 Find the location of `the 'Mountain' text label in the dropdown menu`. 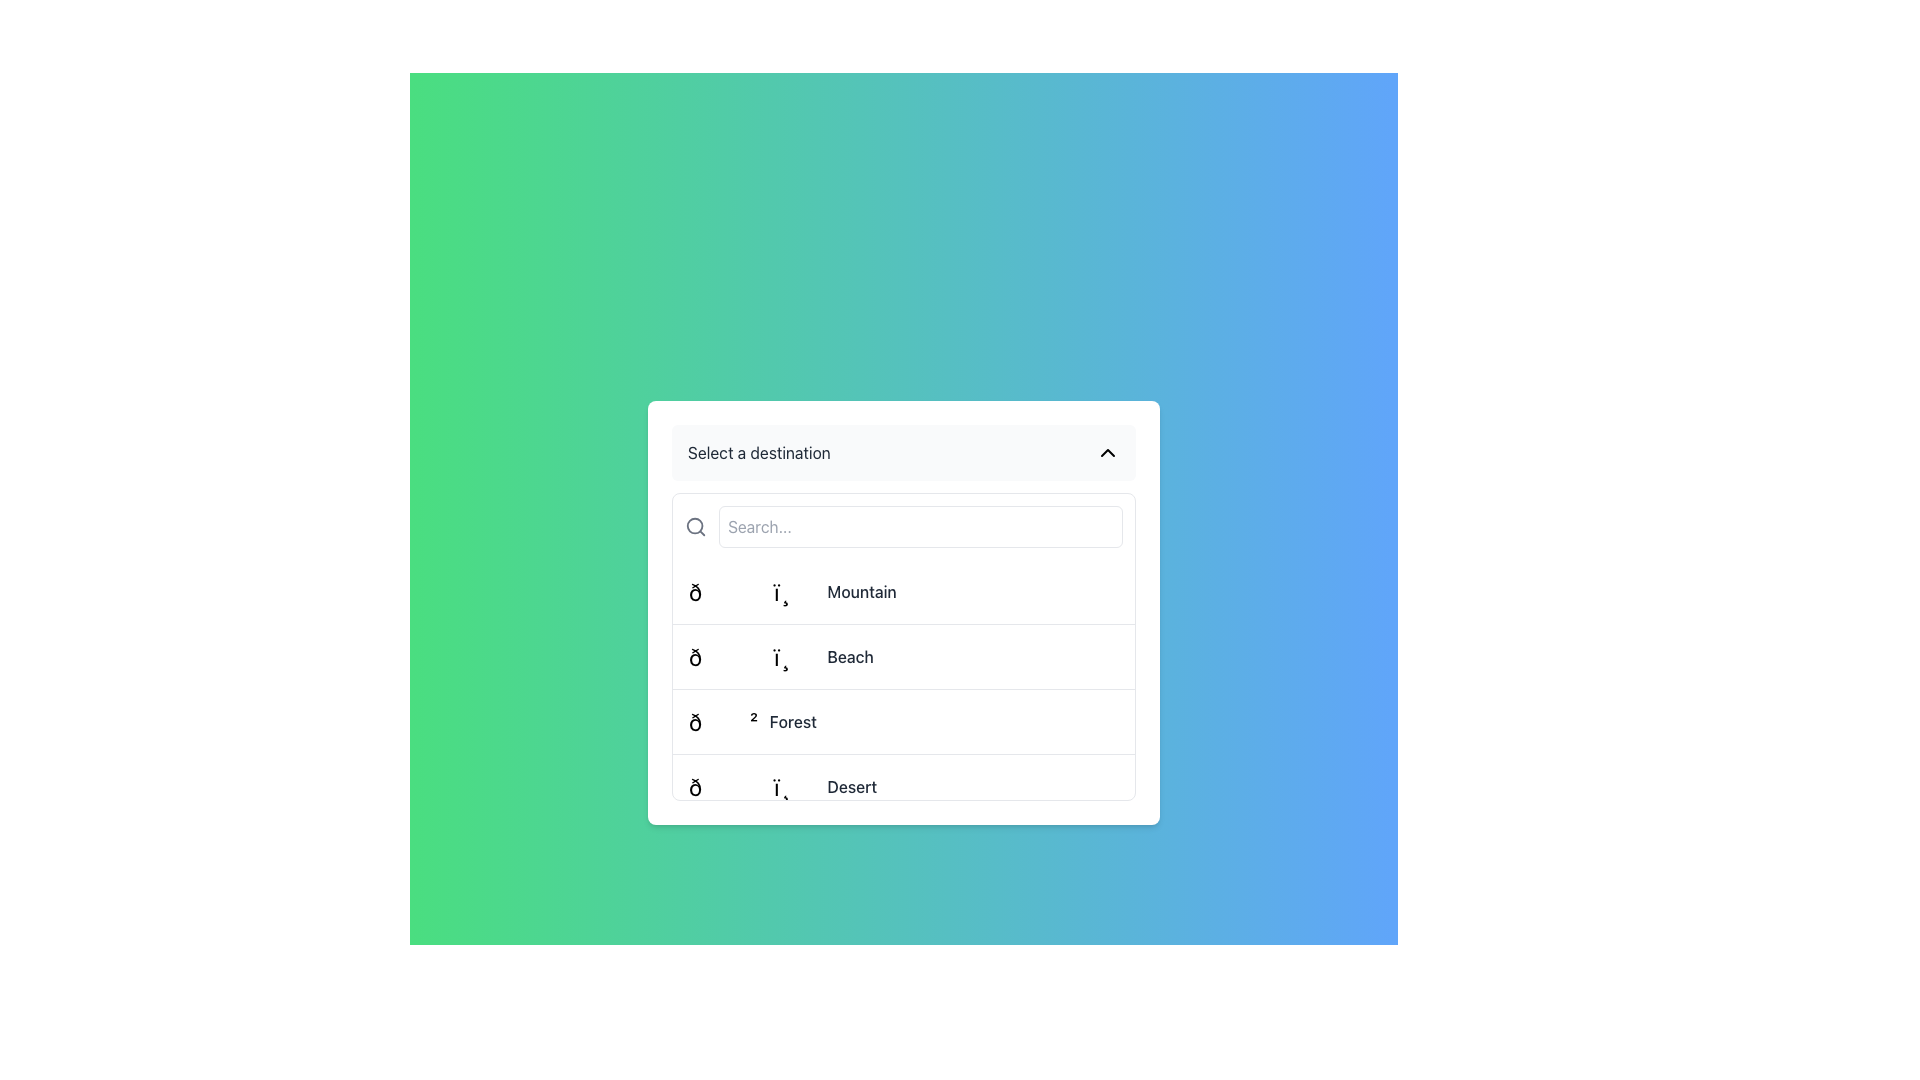

the 'Mountain' text label in the dropdown menu is located at coordinates (862, 590).